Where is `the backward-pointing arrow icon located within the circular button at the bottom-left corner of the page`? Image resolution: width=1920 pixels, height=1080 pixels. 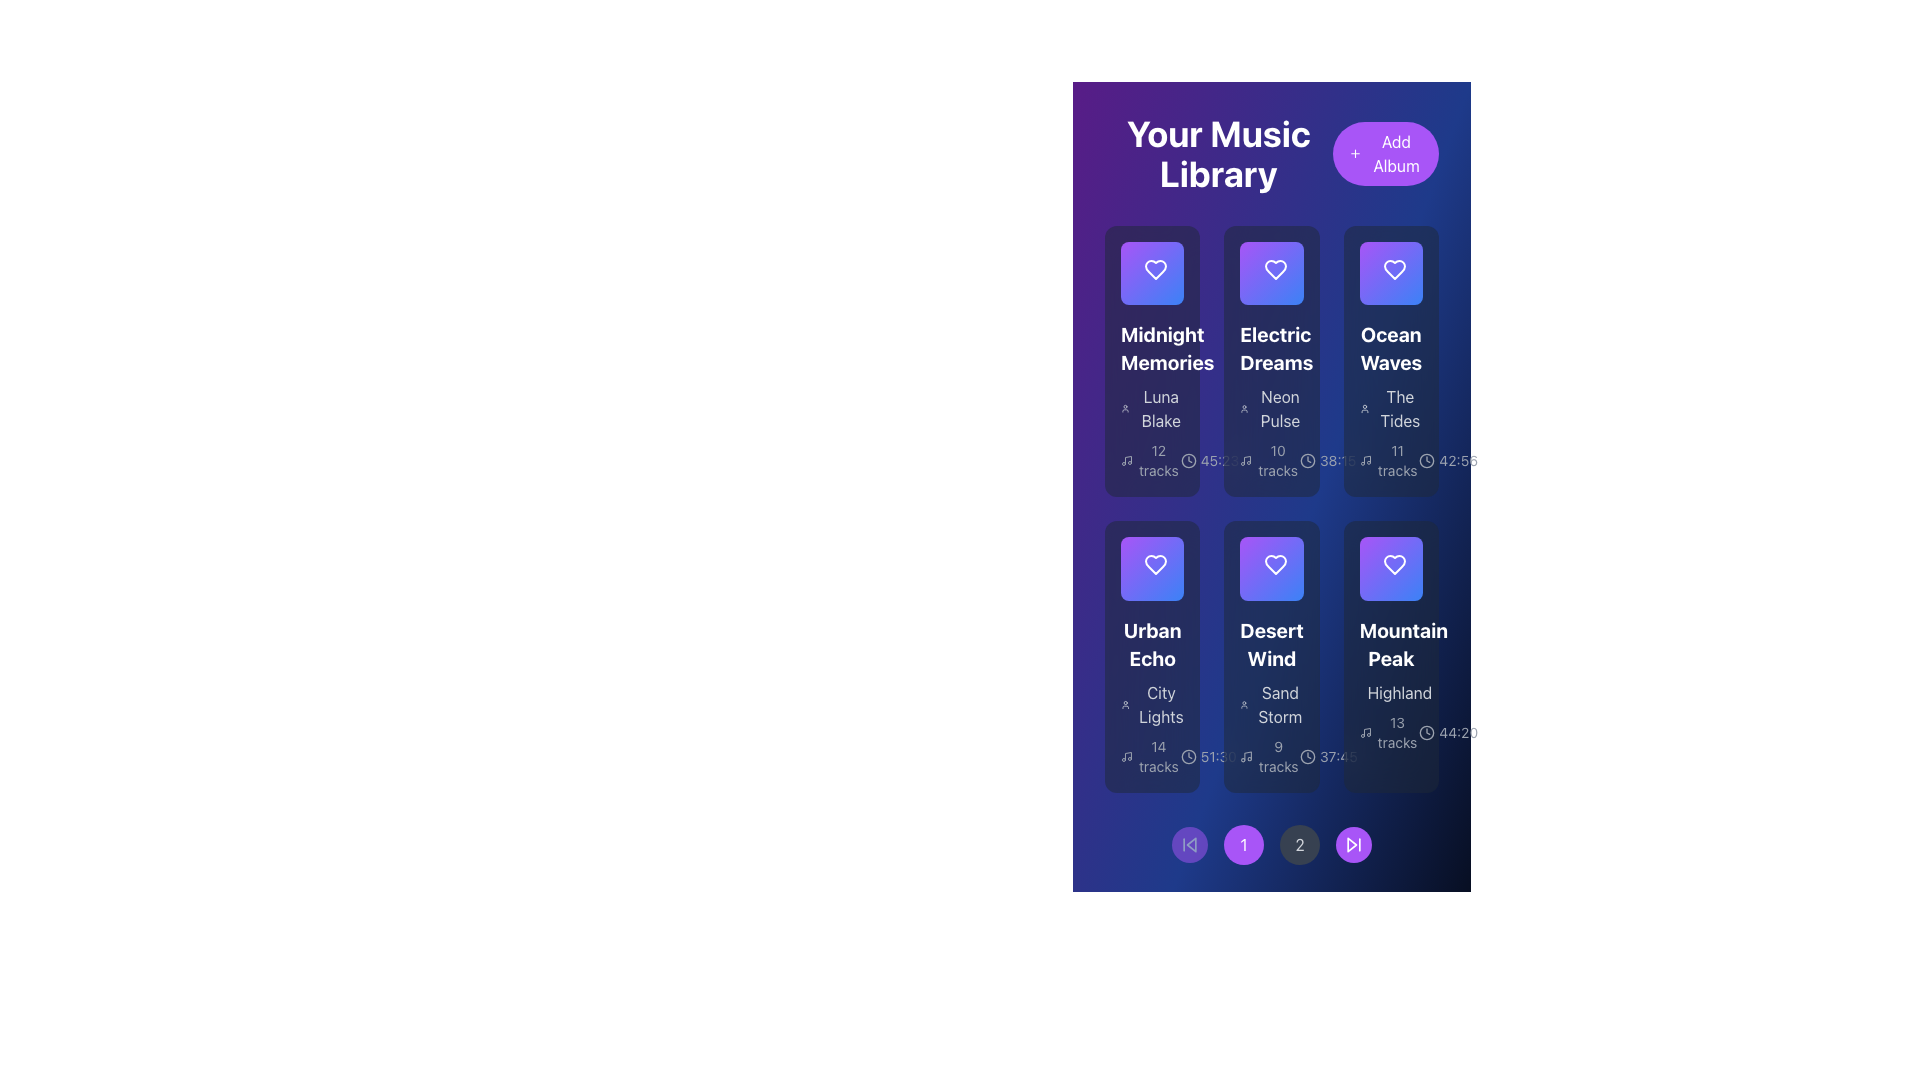
the backward-pointing arrow icon located within the circular button at the bottom-left corner of the page is located at coordinates (1191, 844).